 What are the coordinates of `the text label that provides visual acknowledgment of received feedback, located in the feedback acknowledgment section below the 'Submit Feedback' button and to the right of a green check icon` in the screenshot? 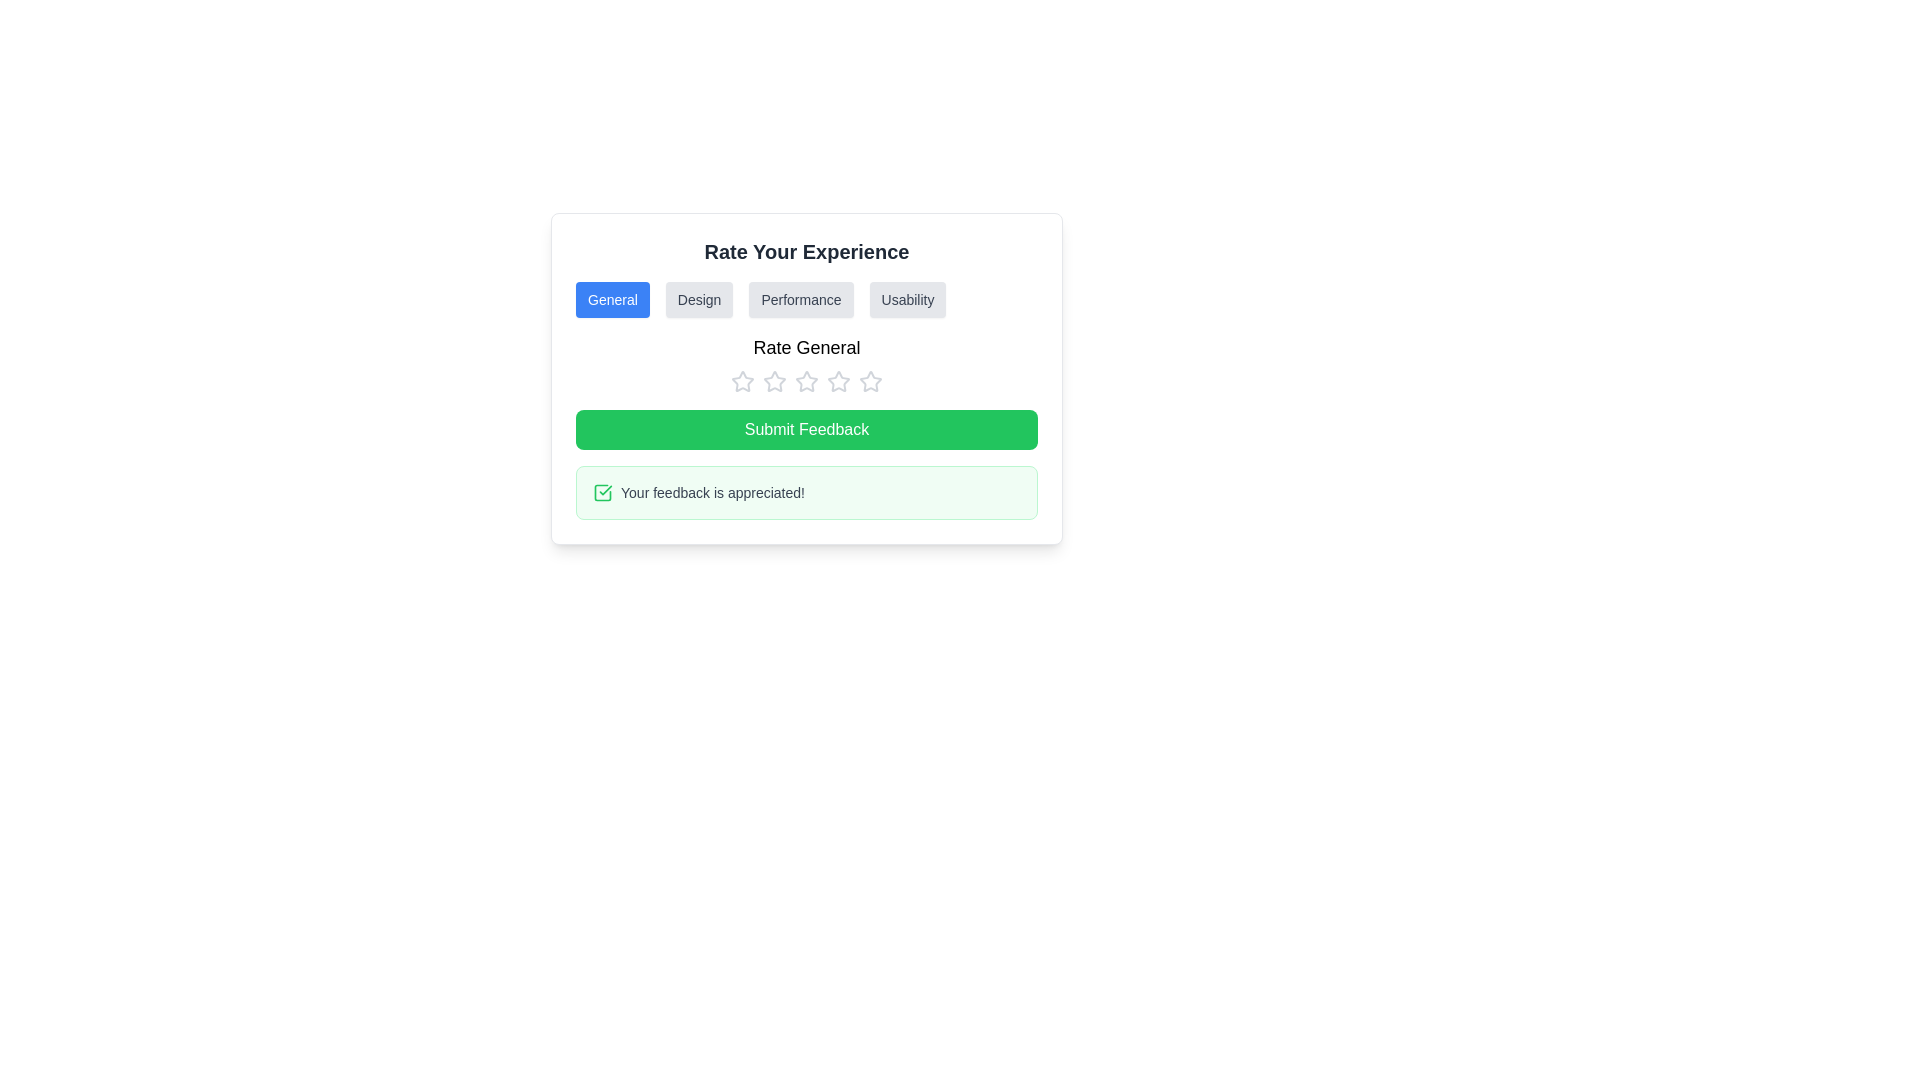 It's located at (712, 493).